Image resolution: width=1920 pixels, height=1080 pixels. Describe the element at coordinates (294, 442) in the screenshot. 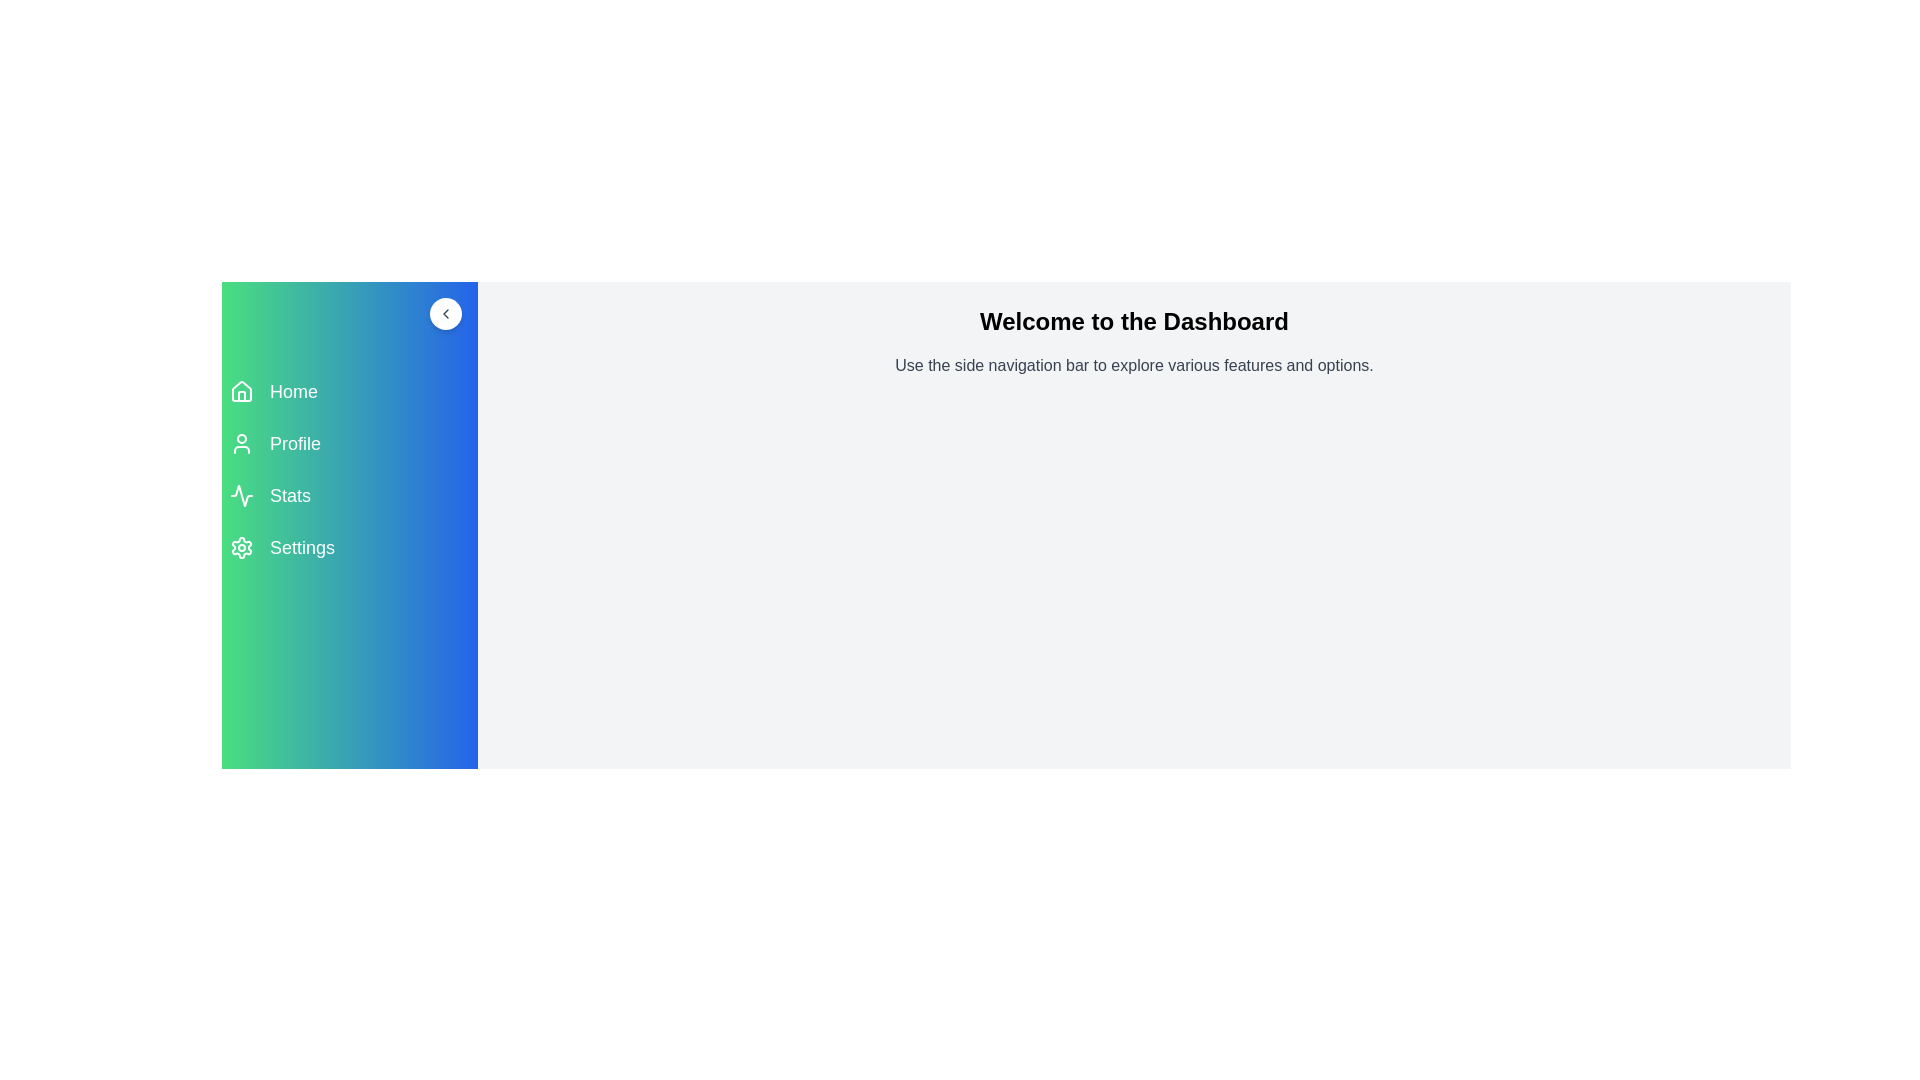

I see `the 'Profile' label in the left-side navigation panel, which is positioned below the 'Home' icon and above the 'Stats' option` at that location.